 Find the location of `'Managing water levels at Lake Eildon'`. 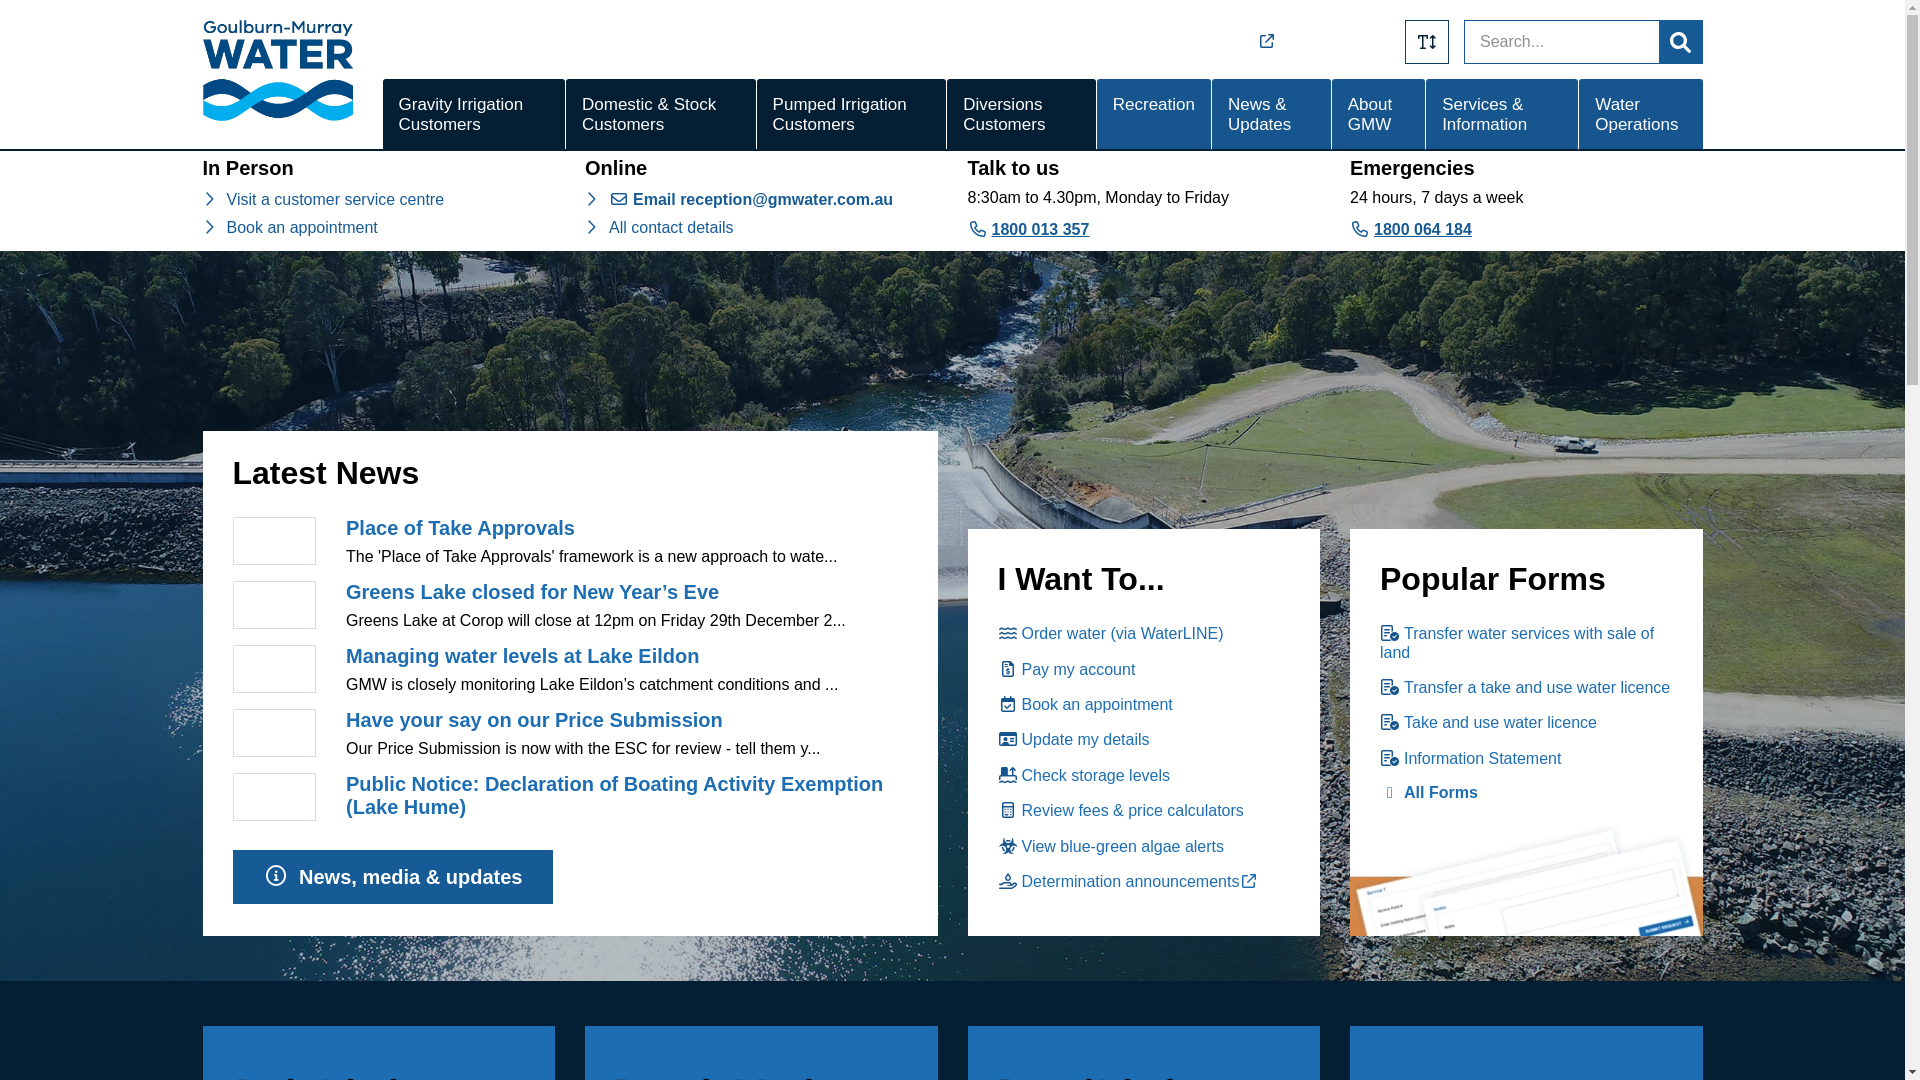

'Managing water levels at Lake Eildon' is located at coordinates (522, 655).